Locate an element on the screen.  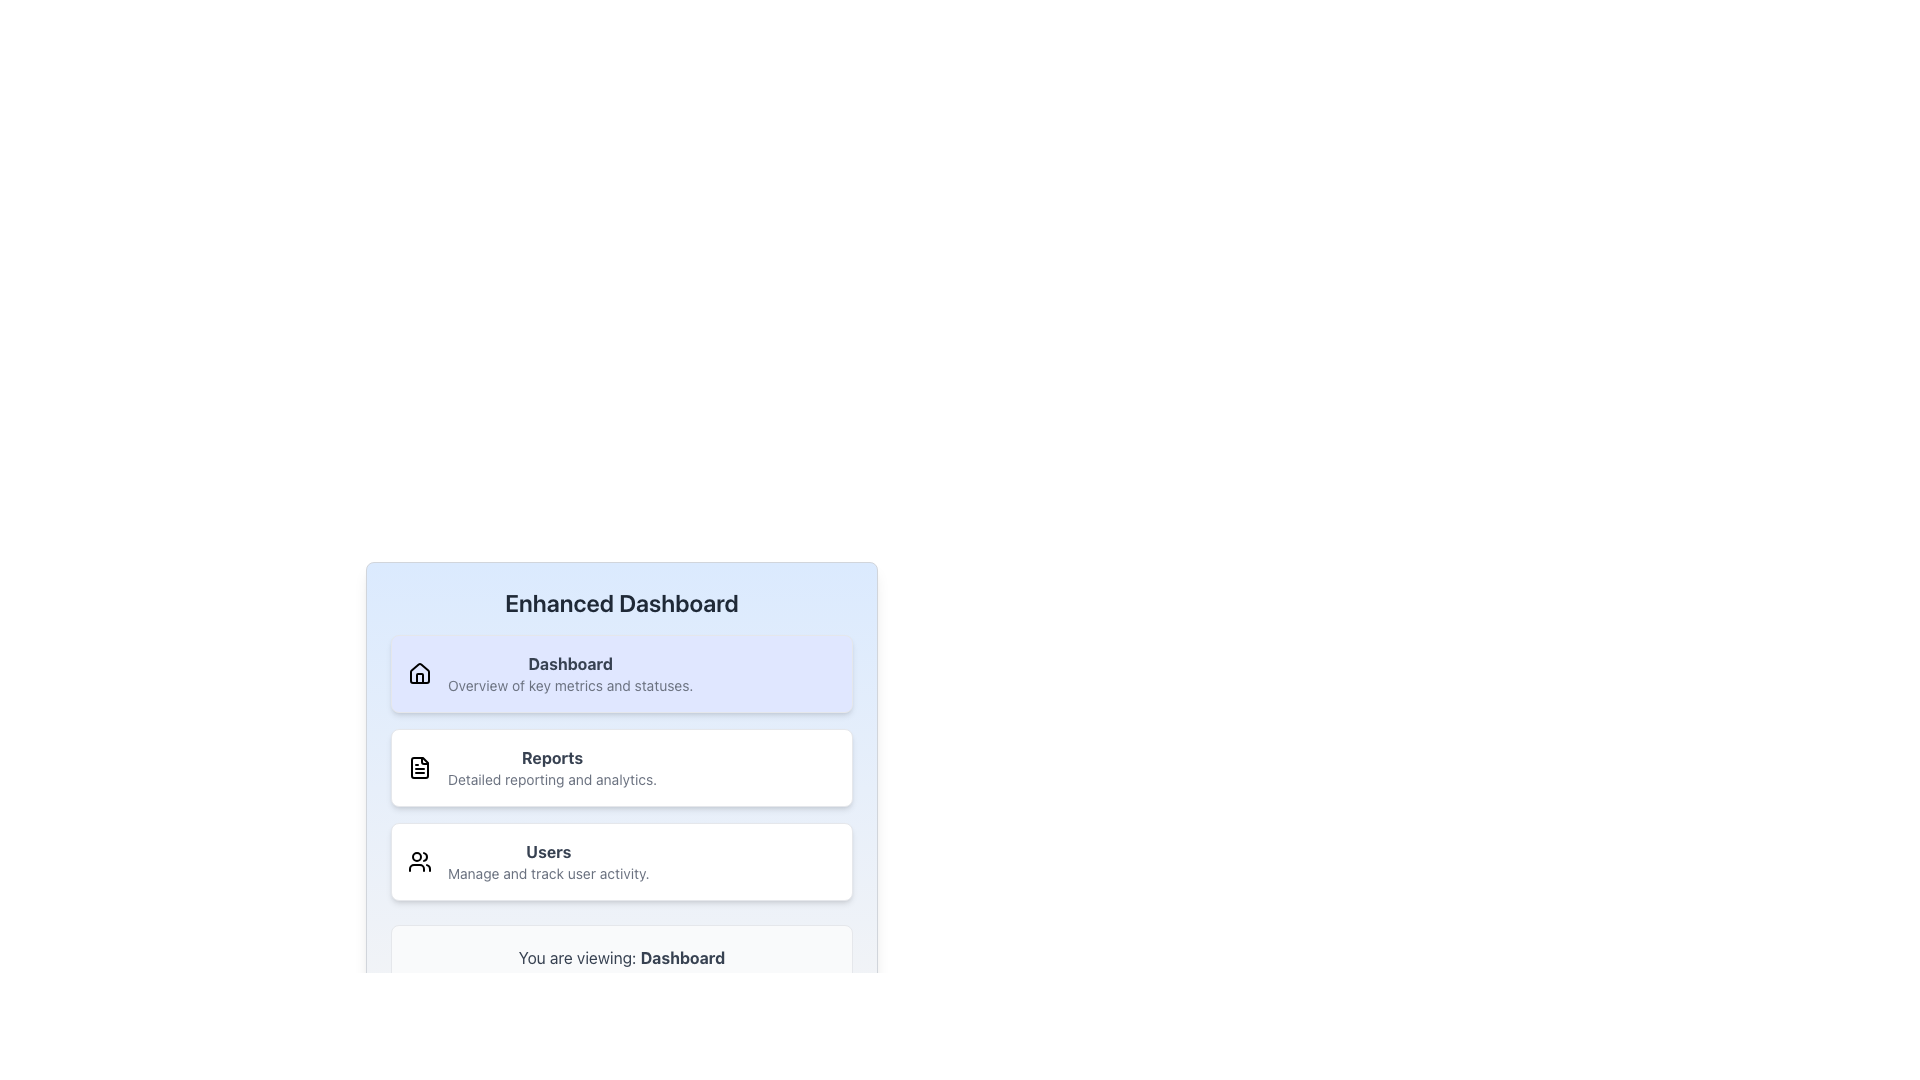
the text block containing 'Users' is located at coordinates (548, 860).